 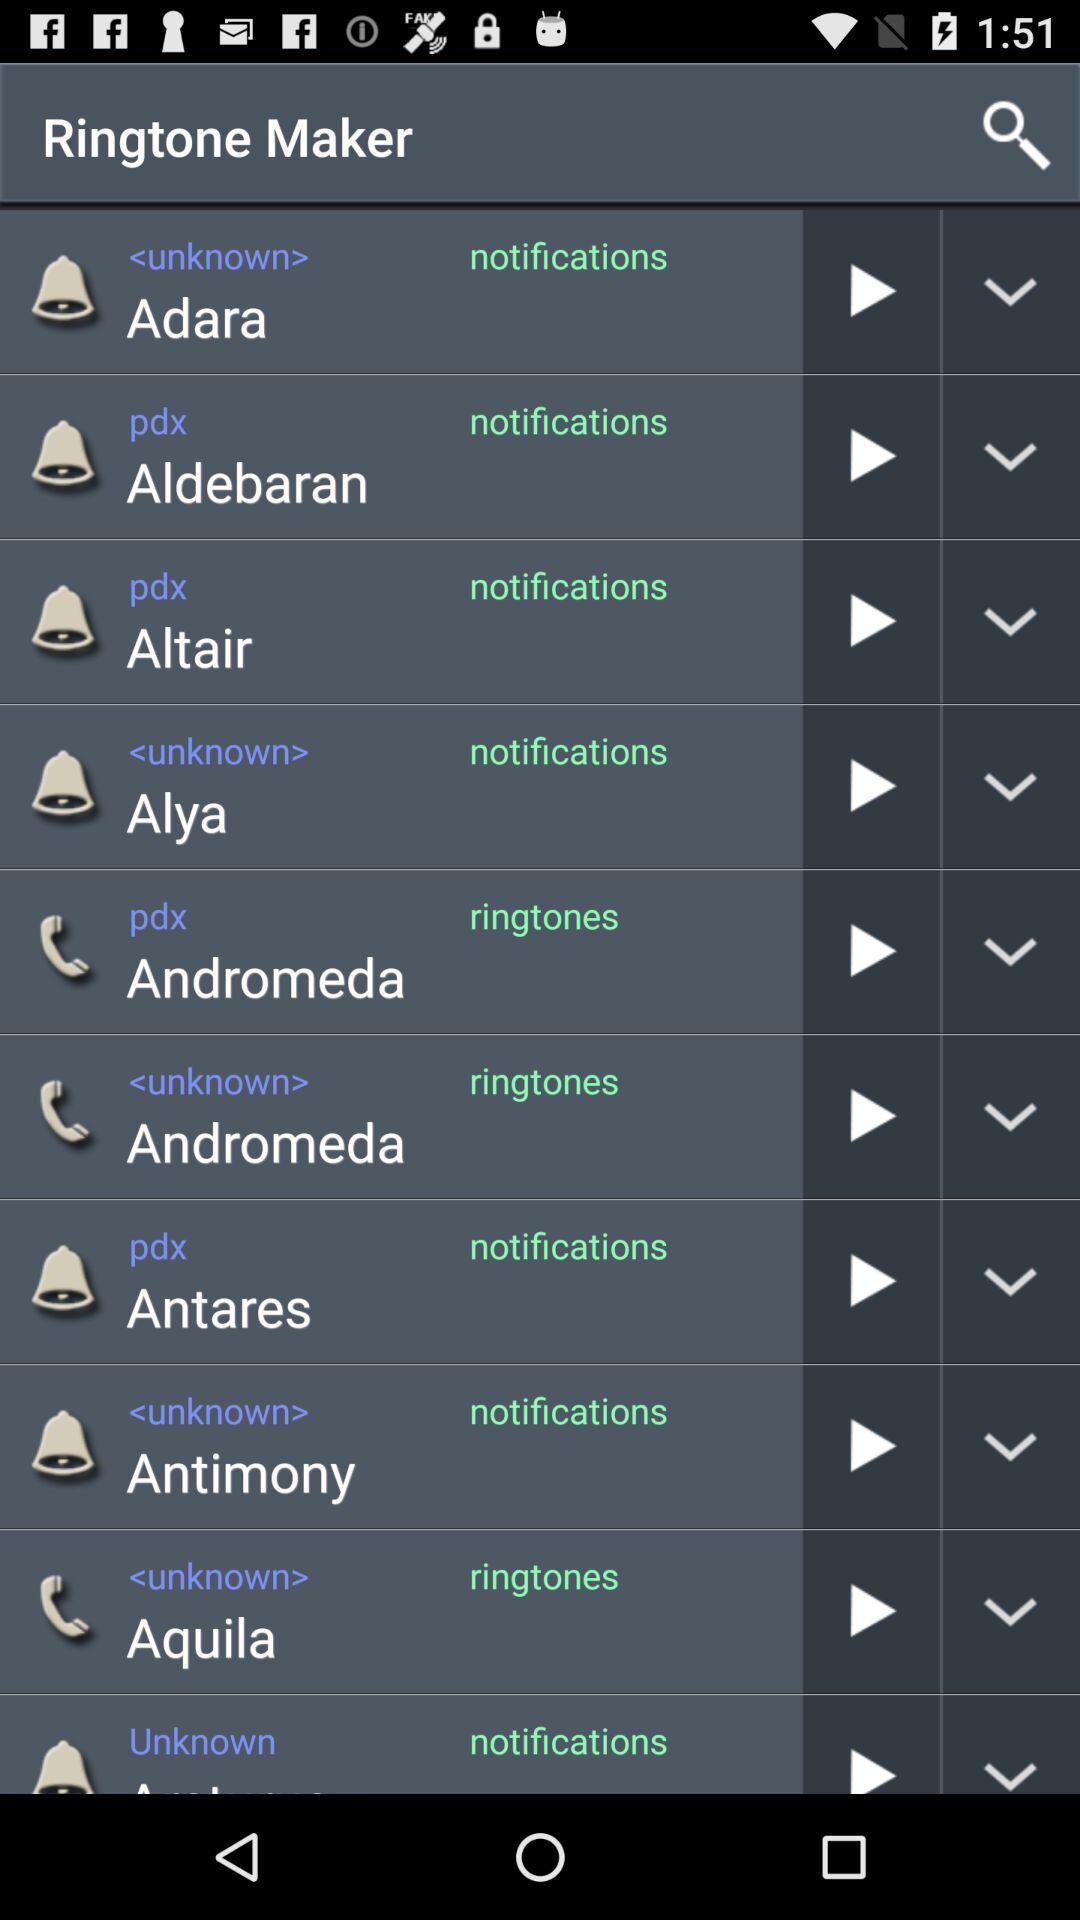 What do you see at coordinates (227, 1779) in the screenshot?
I see `the item to the left of the notifications` at bounding box center [227, 1779].